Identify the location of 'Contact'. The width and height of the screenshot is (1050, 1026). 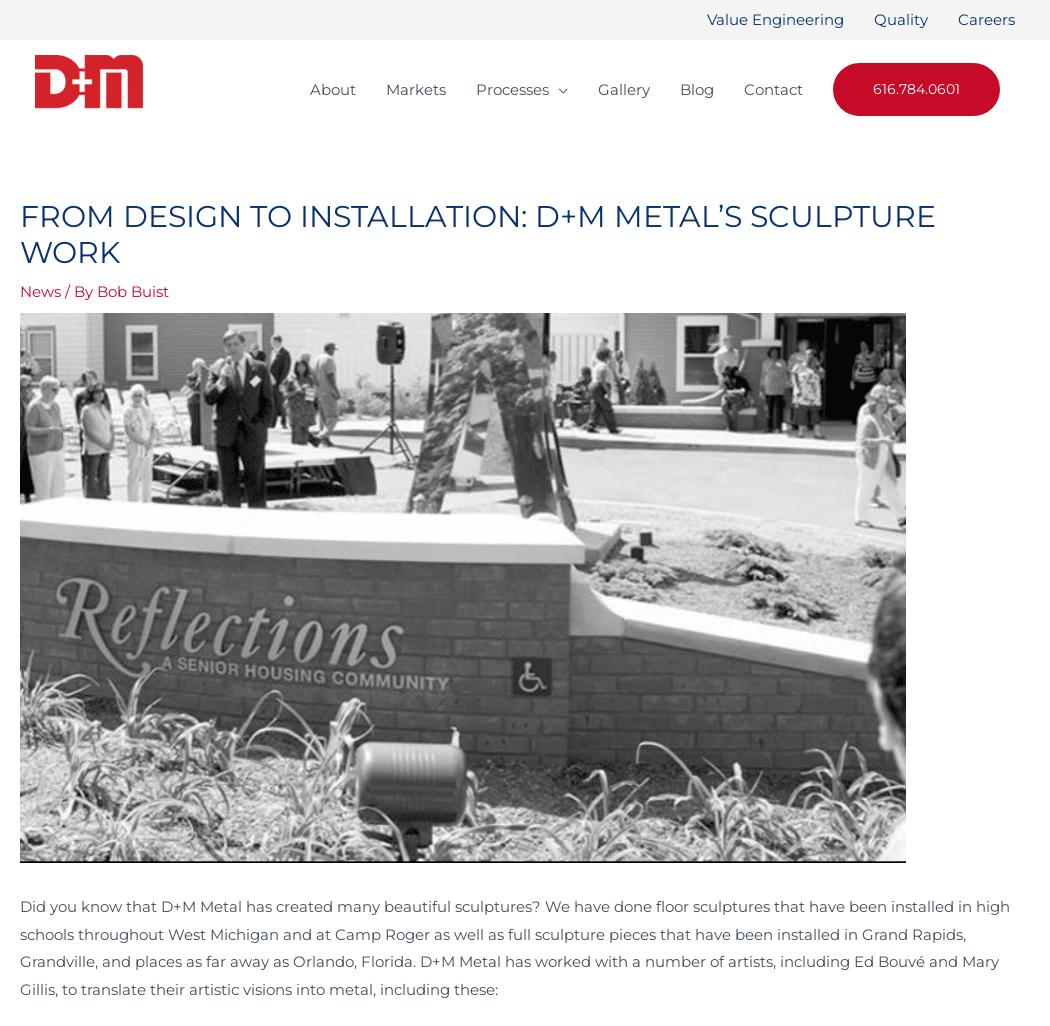
(773, 87).